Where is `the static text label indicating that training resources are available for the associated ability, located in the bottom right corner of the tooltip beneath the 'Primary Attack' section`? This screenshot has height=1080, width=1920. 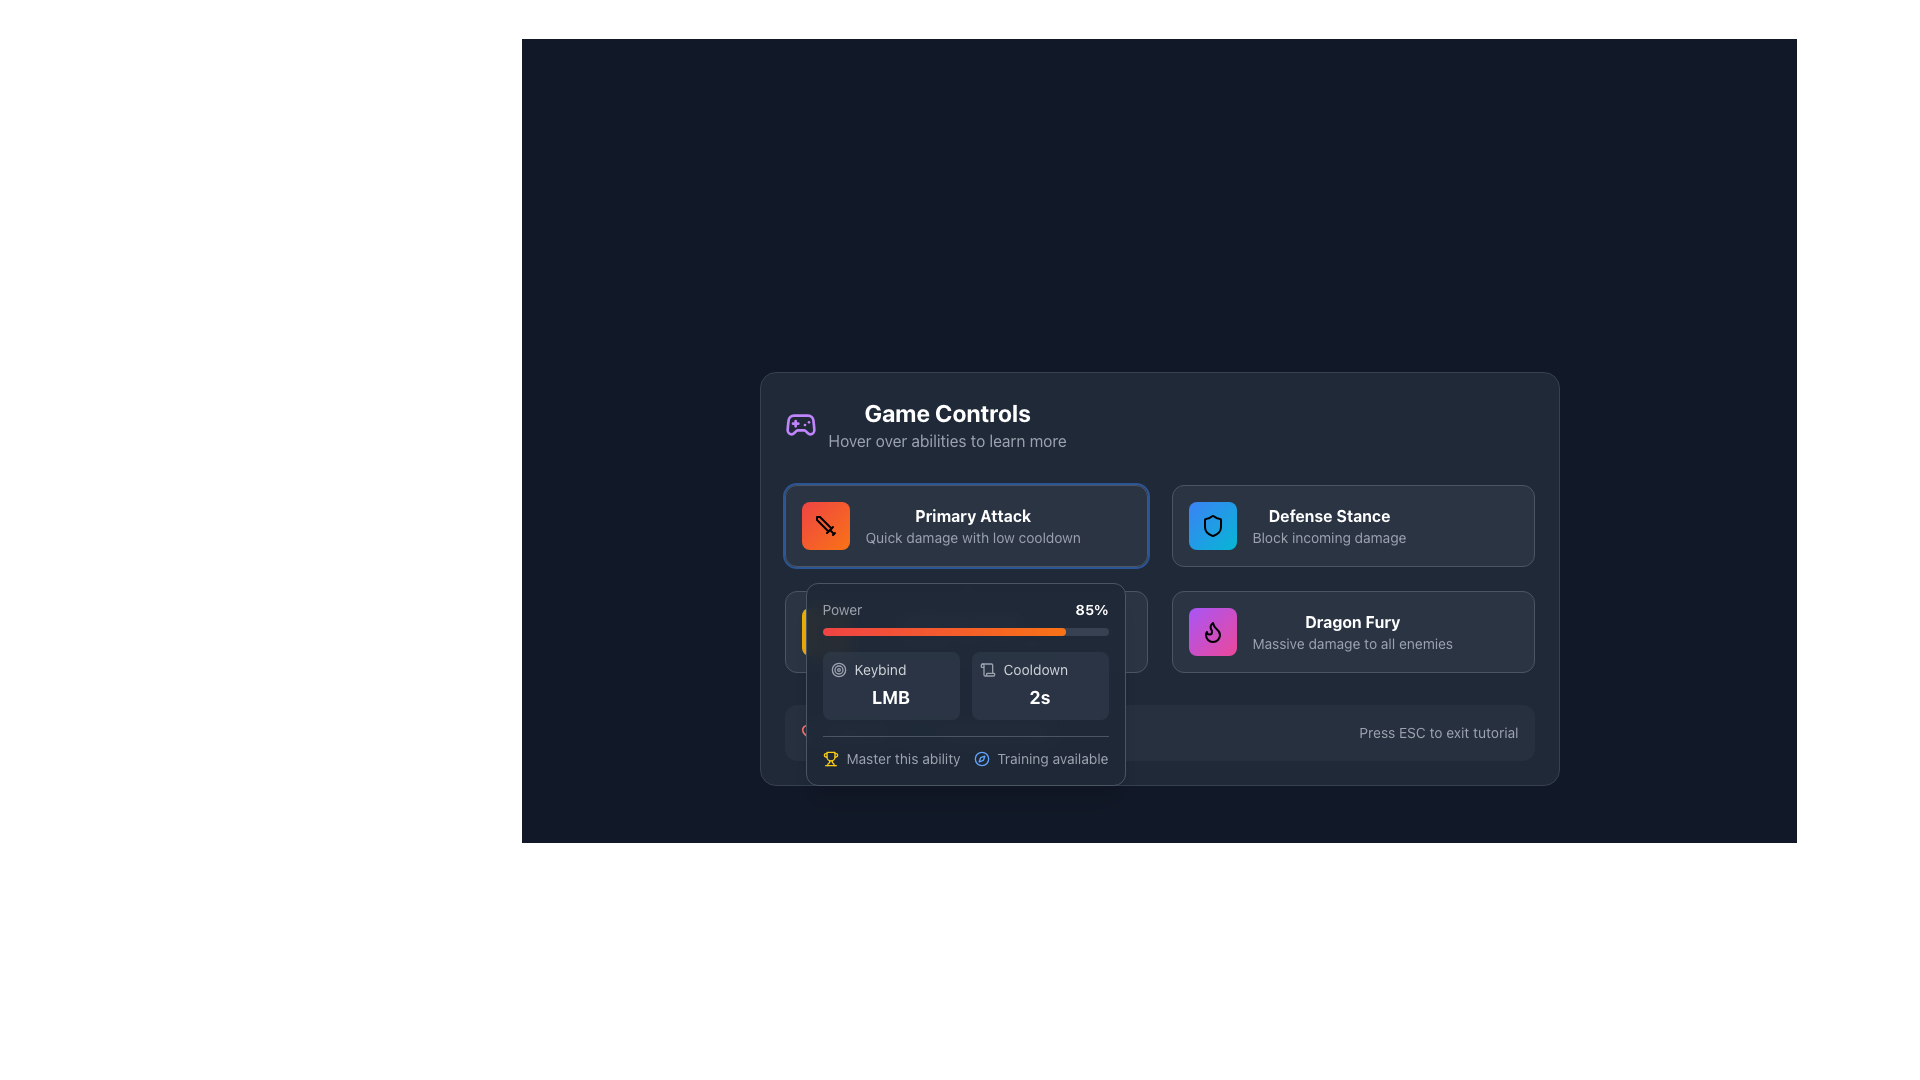 the static text label indicating that training resources are available for the associated ability, located in the bottom right corner of the tooltip beneath the 'Primary Attack' section is located at coordinates (1052, 759).